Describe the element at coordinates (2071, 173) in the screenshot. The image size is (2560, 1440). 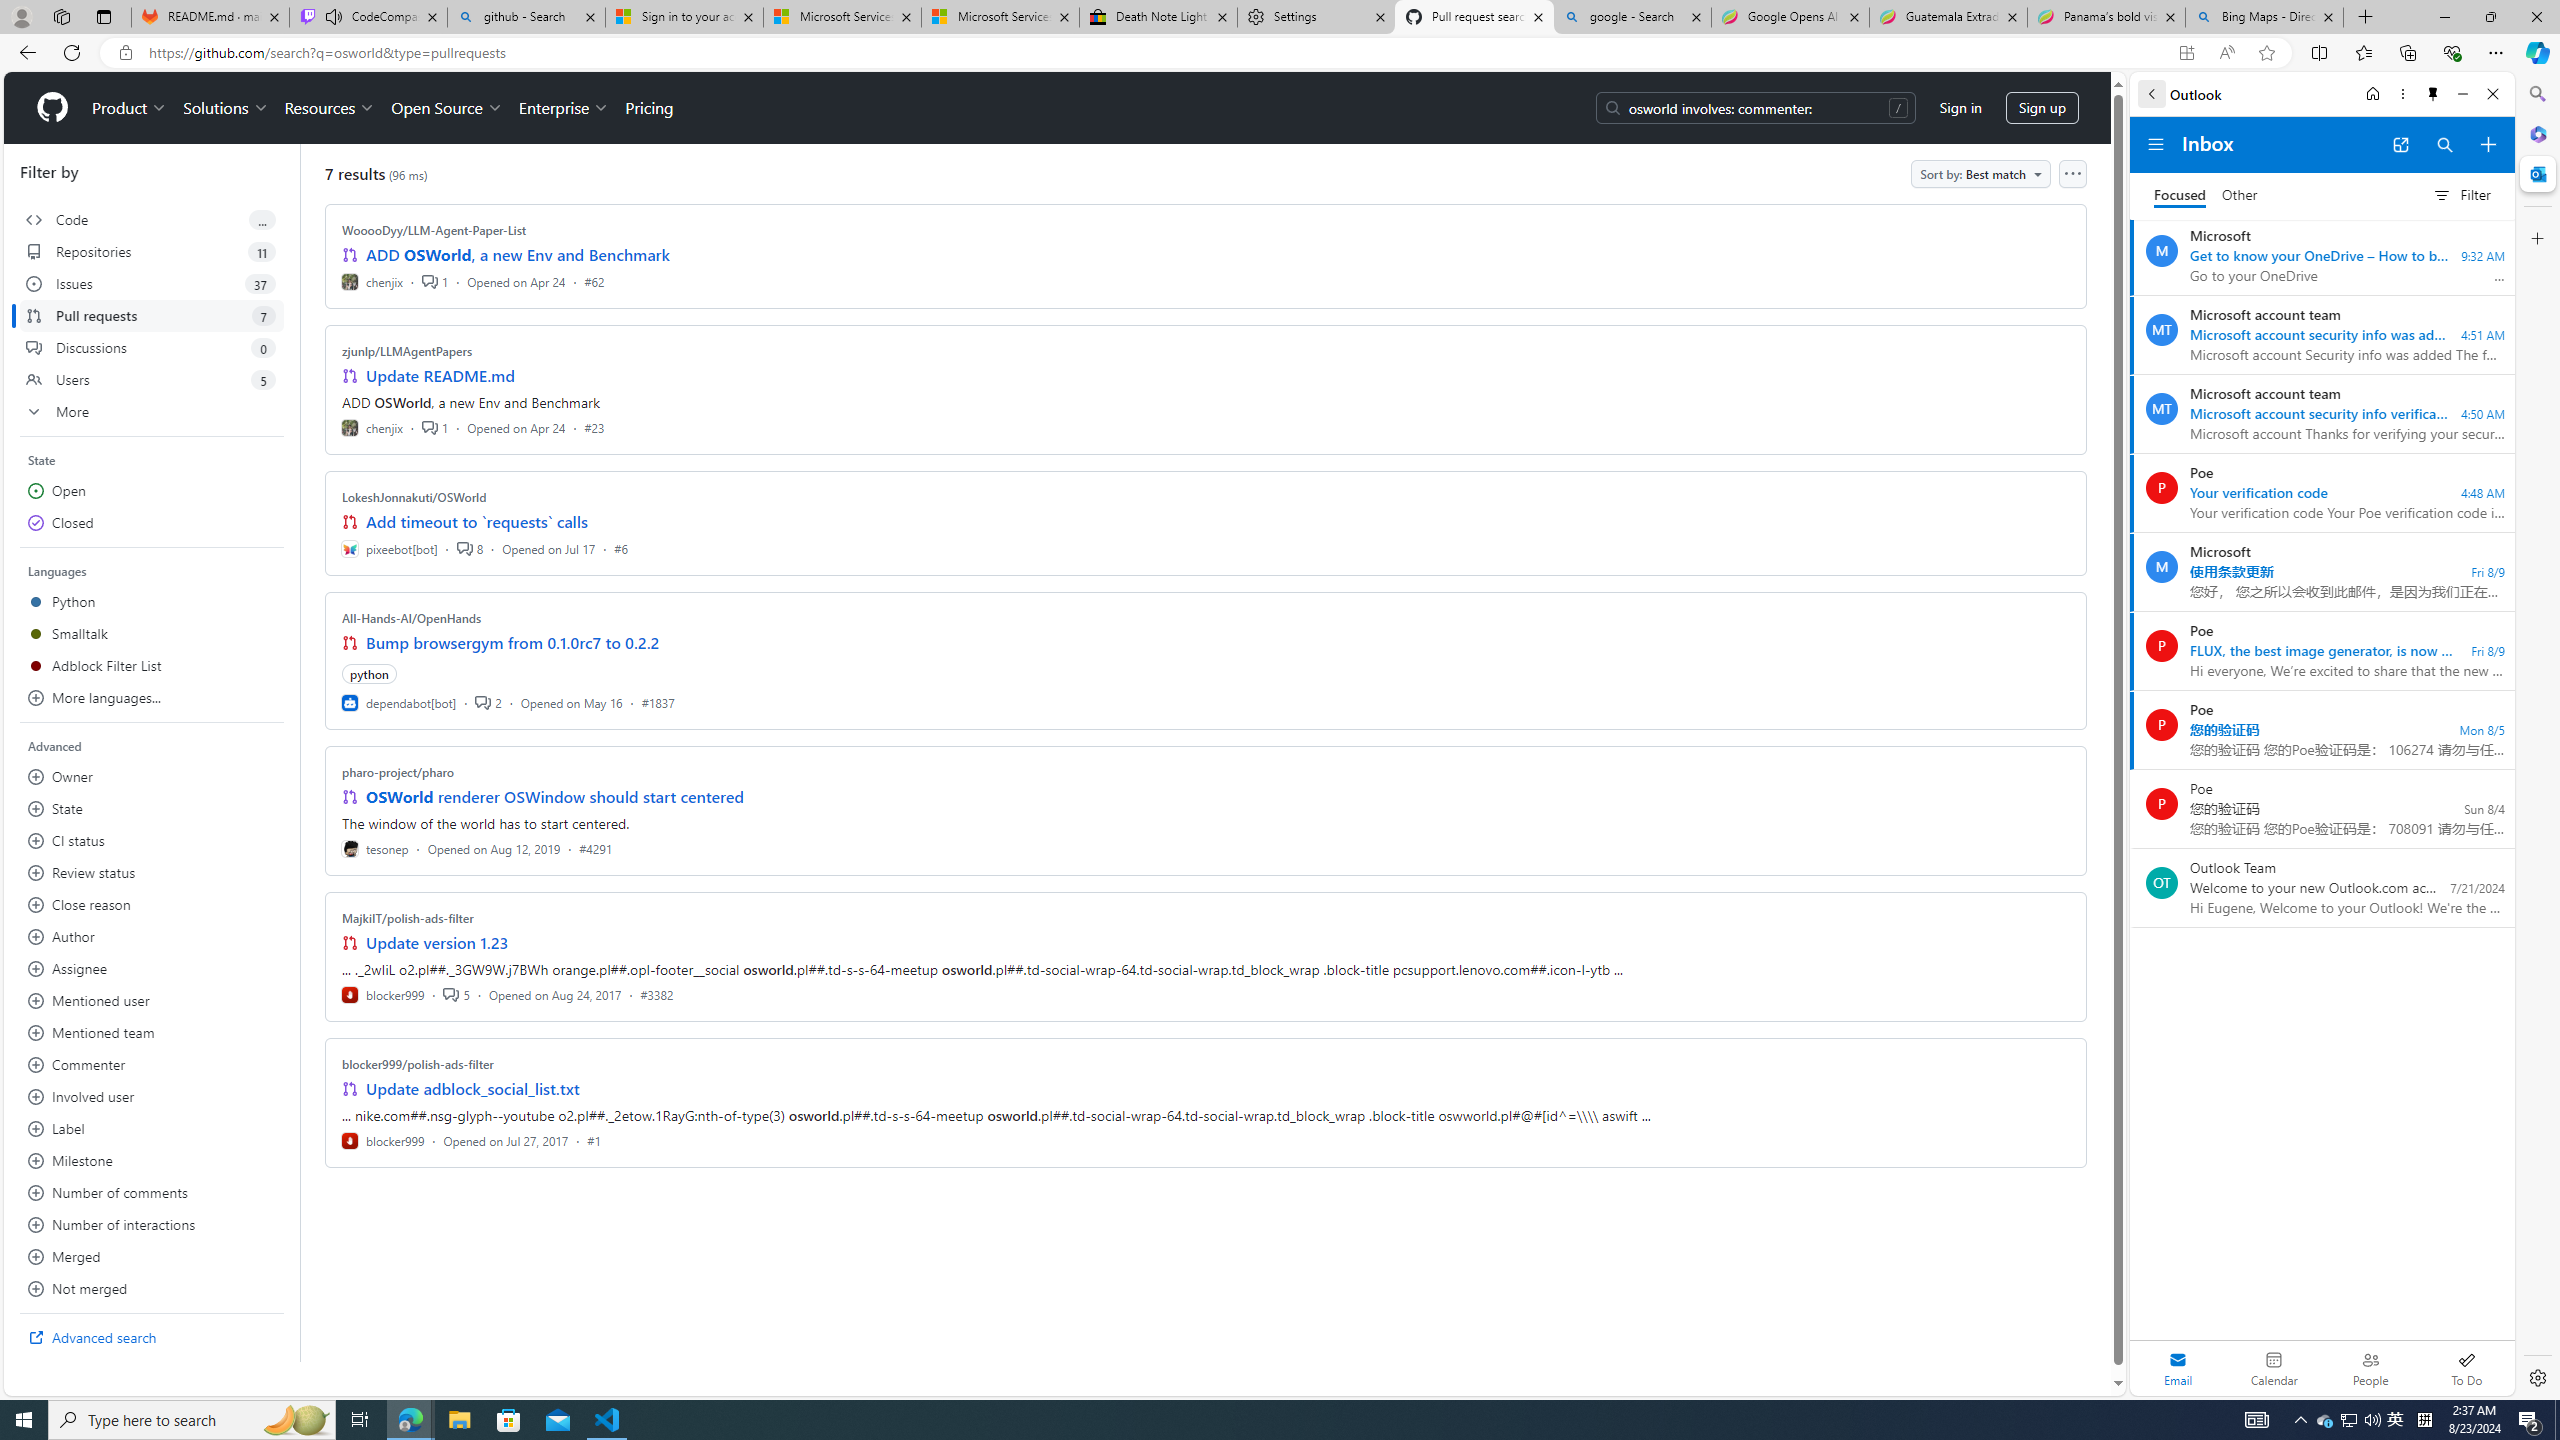
I see `'Open column options'` at that location.